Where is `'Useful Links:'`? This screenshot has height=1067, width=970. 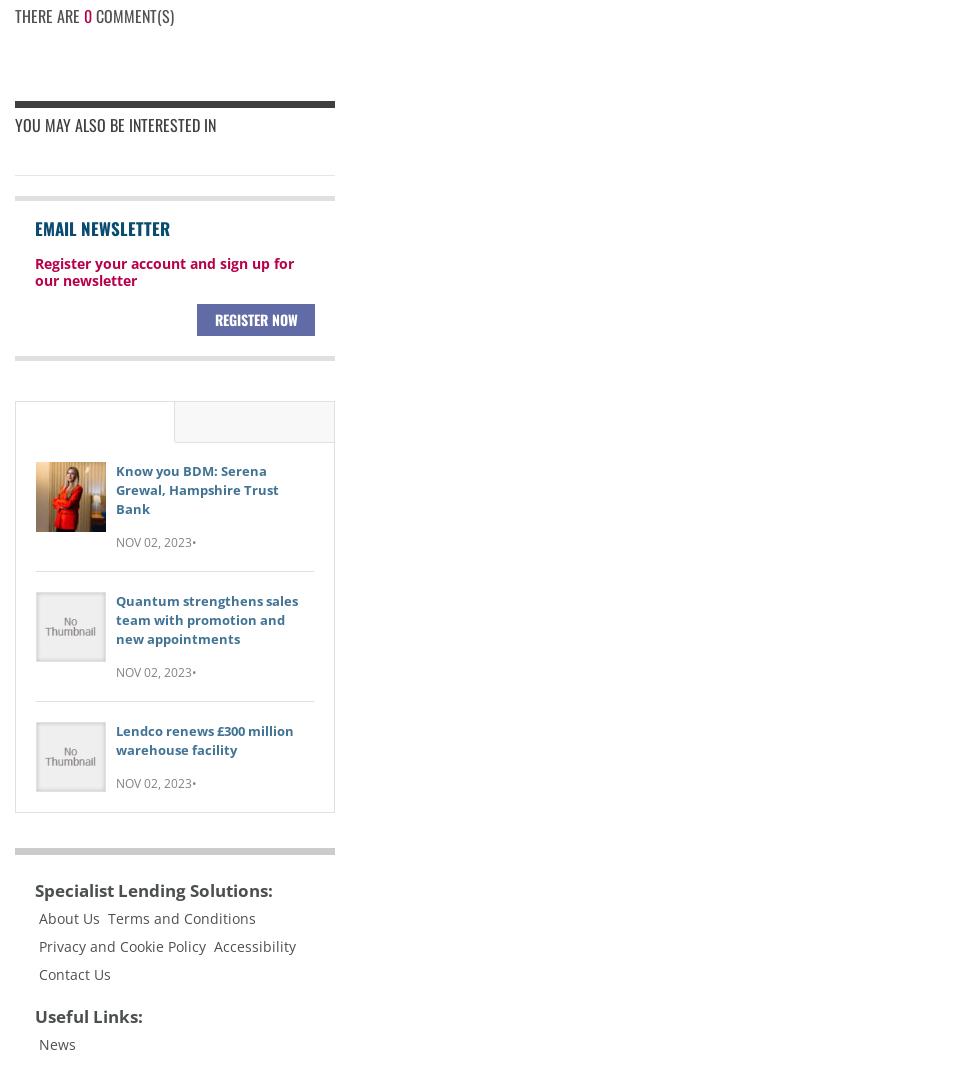
'Useful Links:' is located at coordinates (88, 1015).